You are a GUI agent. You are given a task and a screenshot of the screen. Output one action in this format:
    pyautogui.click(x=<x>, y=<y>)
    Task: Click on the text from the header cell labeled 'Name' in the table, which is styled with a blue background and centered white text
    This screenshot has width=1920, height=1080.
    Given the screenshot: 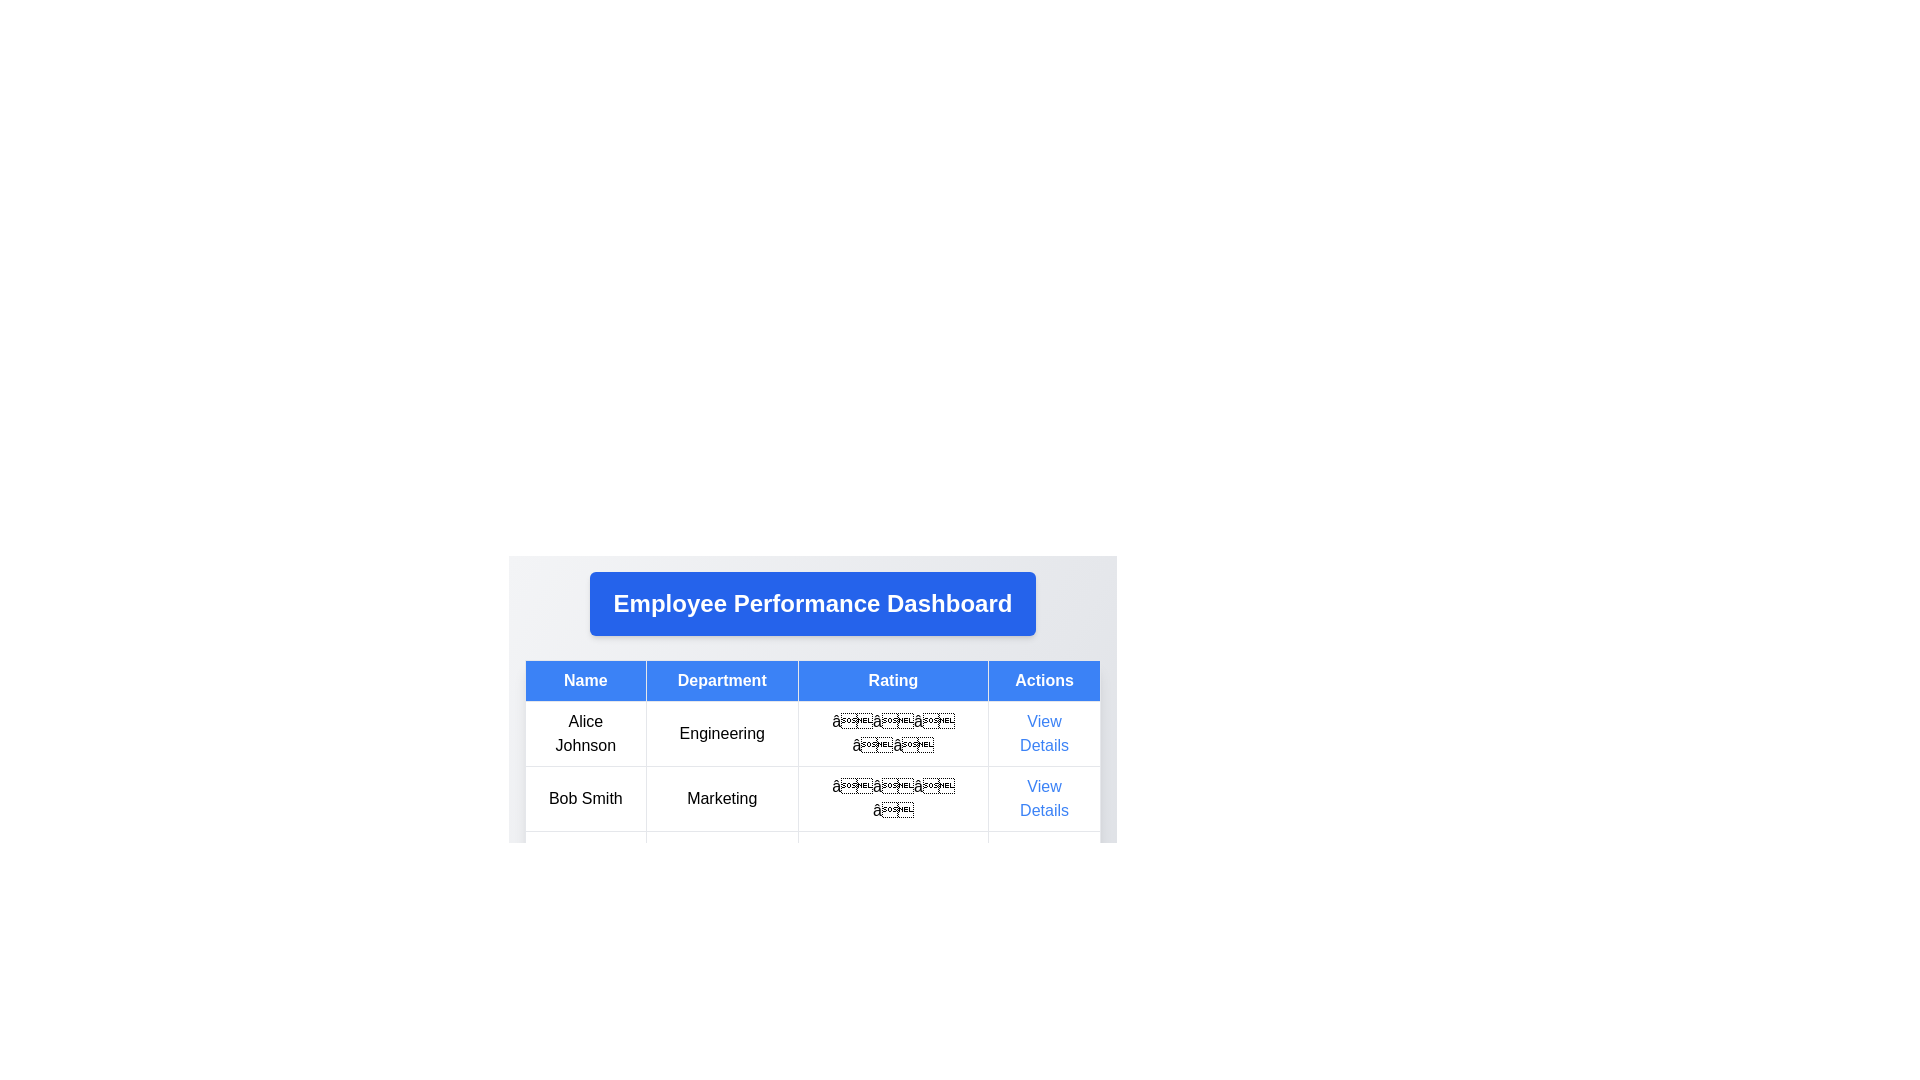 What is the action you would take?
    pyautogui.click(x=584, y=680)
    